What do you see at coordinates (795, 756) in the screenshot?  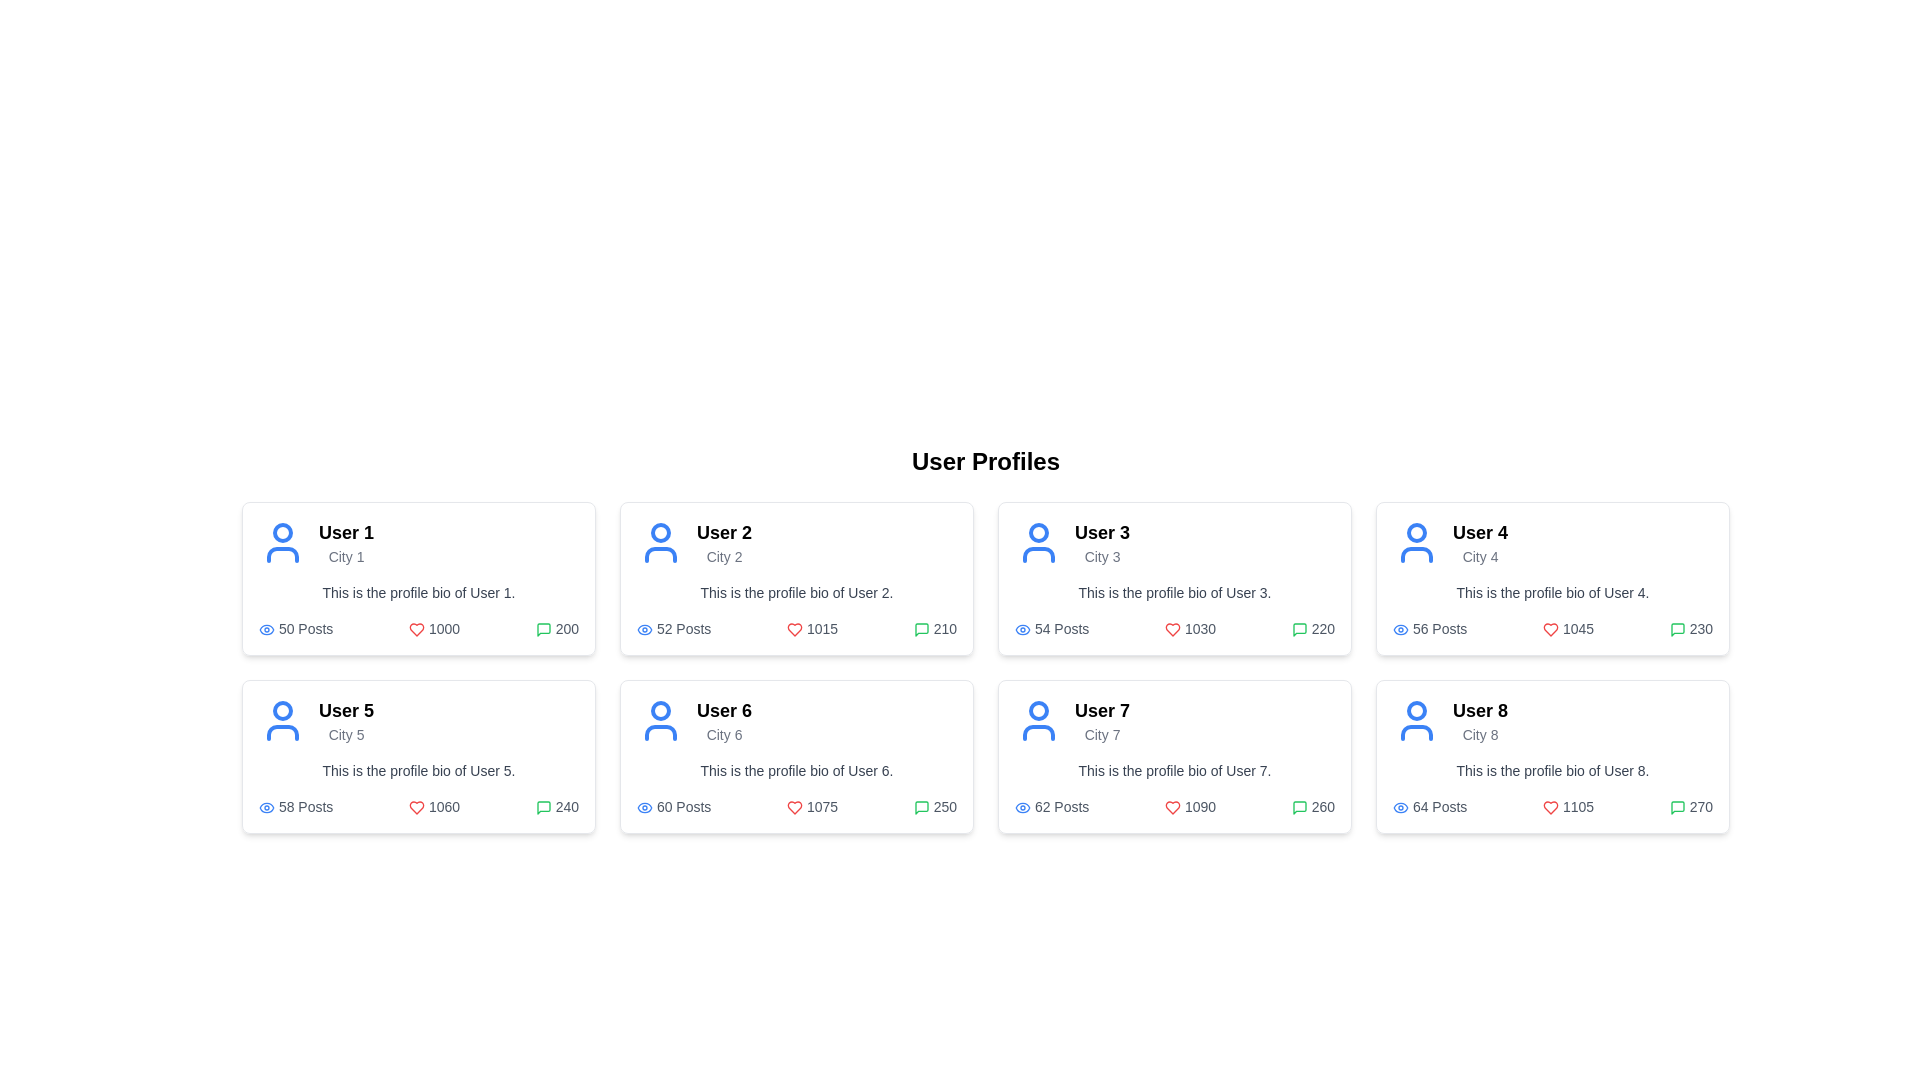 I see `displayed information on the Profile card for 'User 6', which is the 6th item in the grid layout, located in the second row and second column` at bounding box center [795, 756].